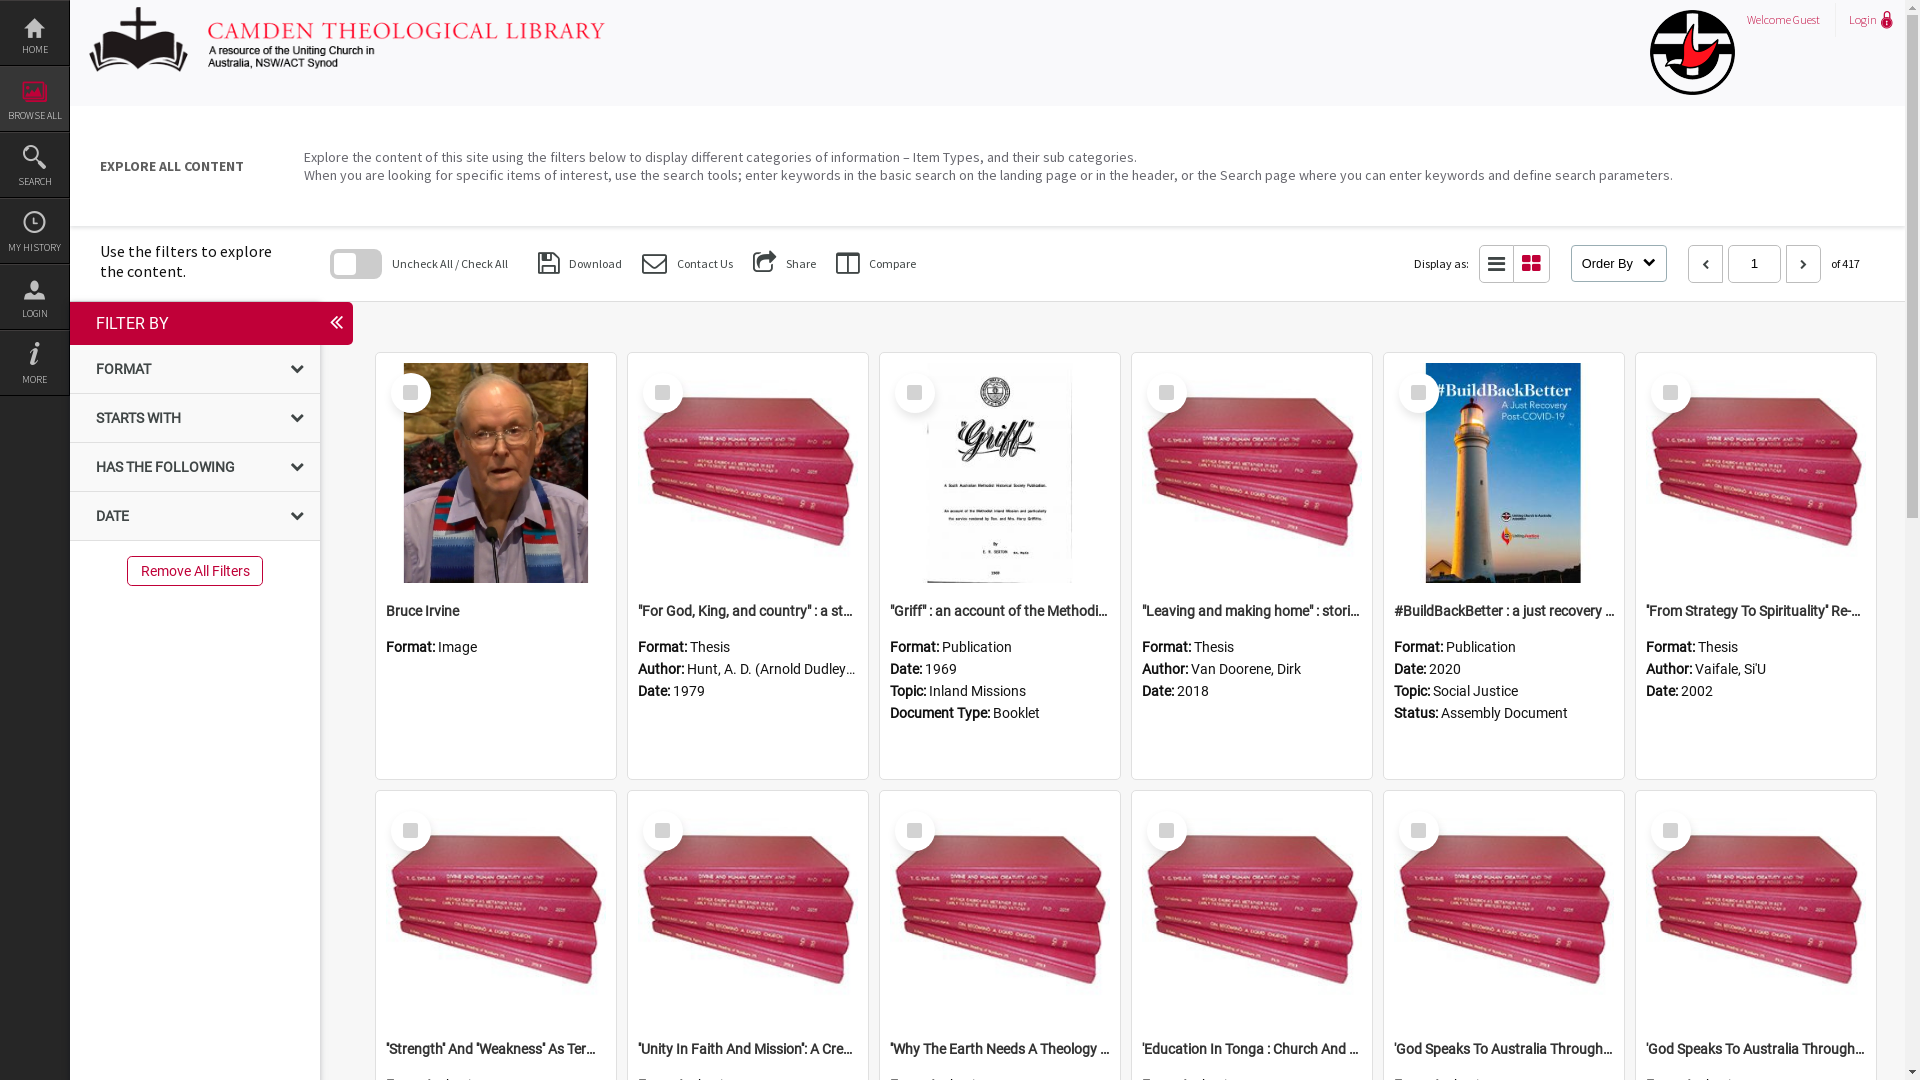 The width and height of the screenshot is (1920, 1080). What do you see at coordinates (34, 99) in the screenshot?
I see `'BROWSE ALL'` at bounding box center [34, 99].